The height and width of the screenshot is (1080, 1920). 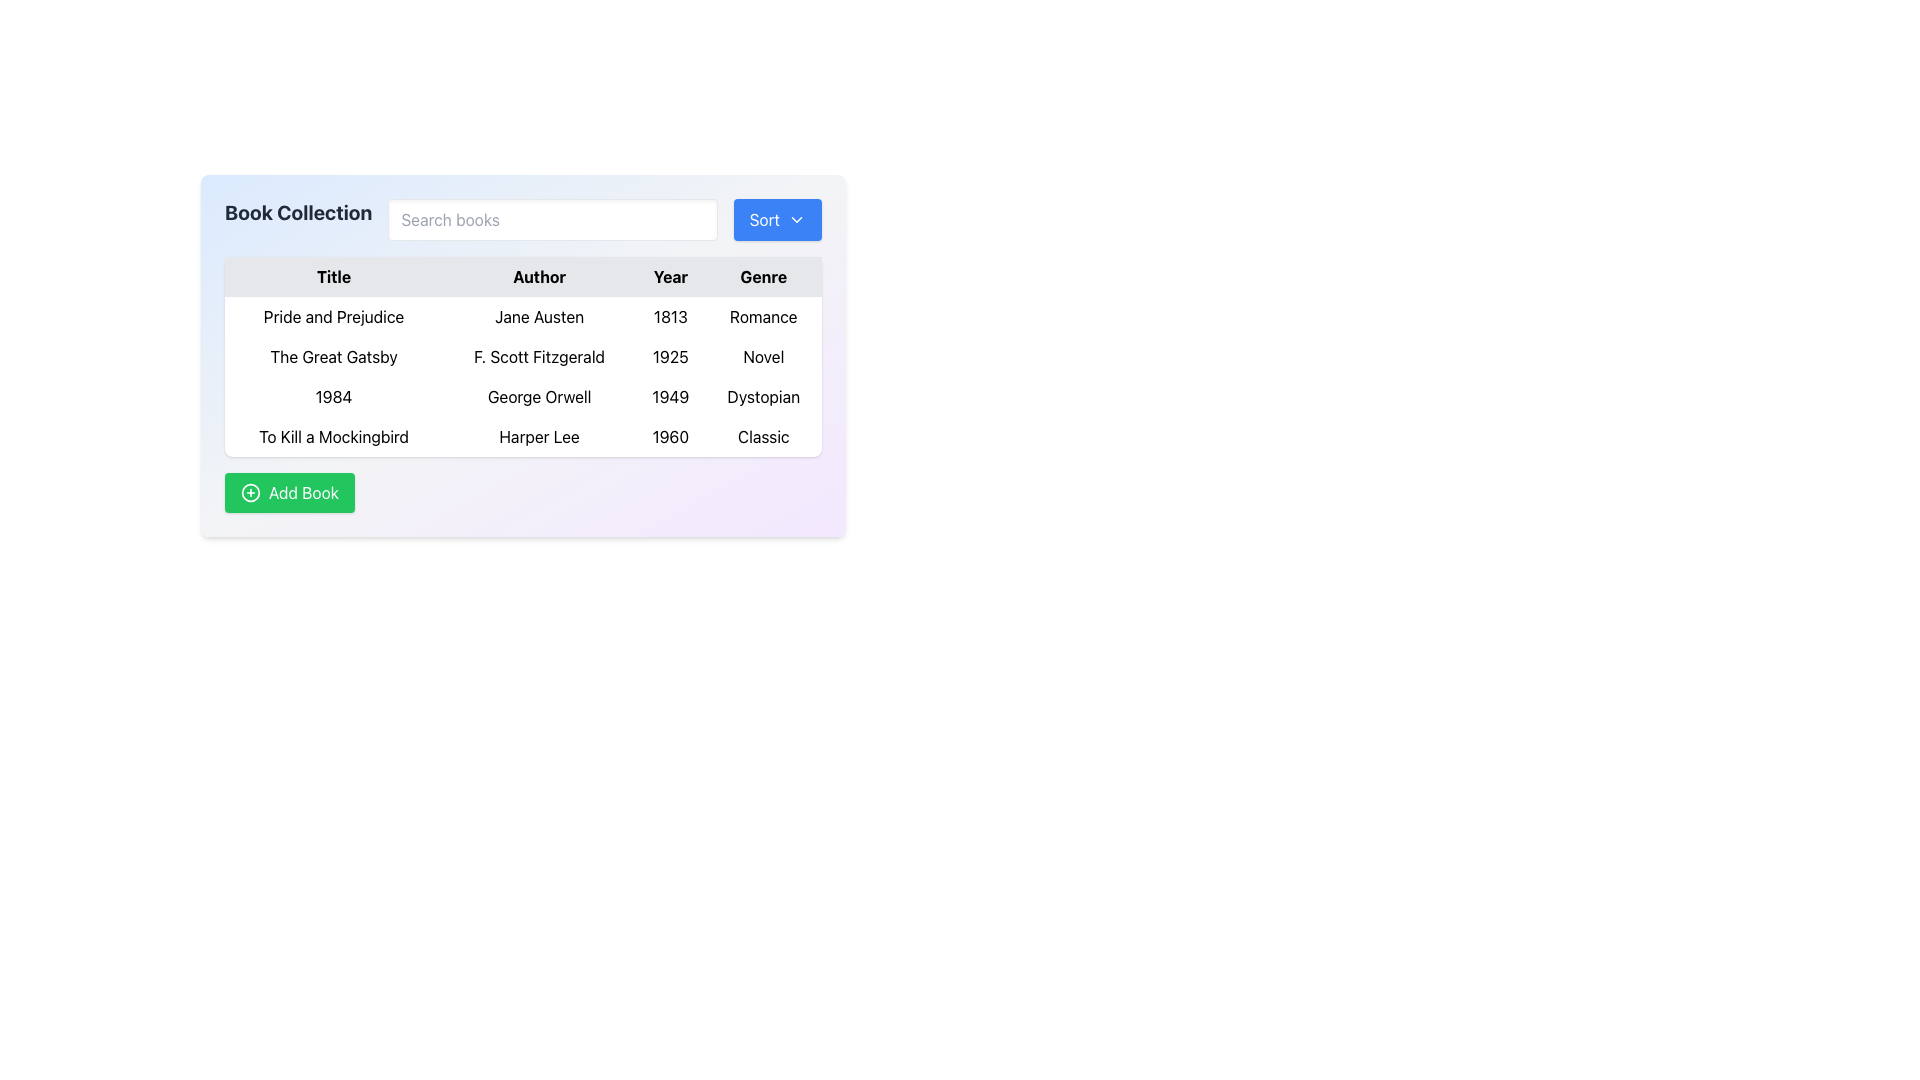 What do you see at coordinates (539, 397) in the screenshot?
I see `text content of the label displaying the author's name, 'George Orwell', located in the second column of the third row under the 'Author' heading` at bounding box center [539, 397].